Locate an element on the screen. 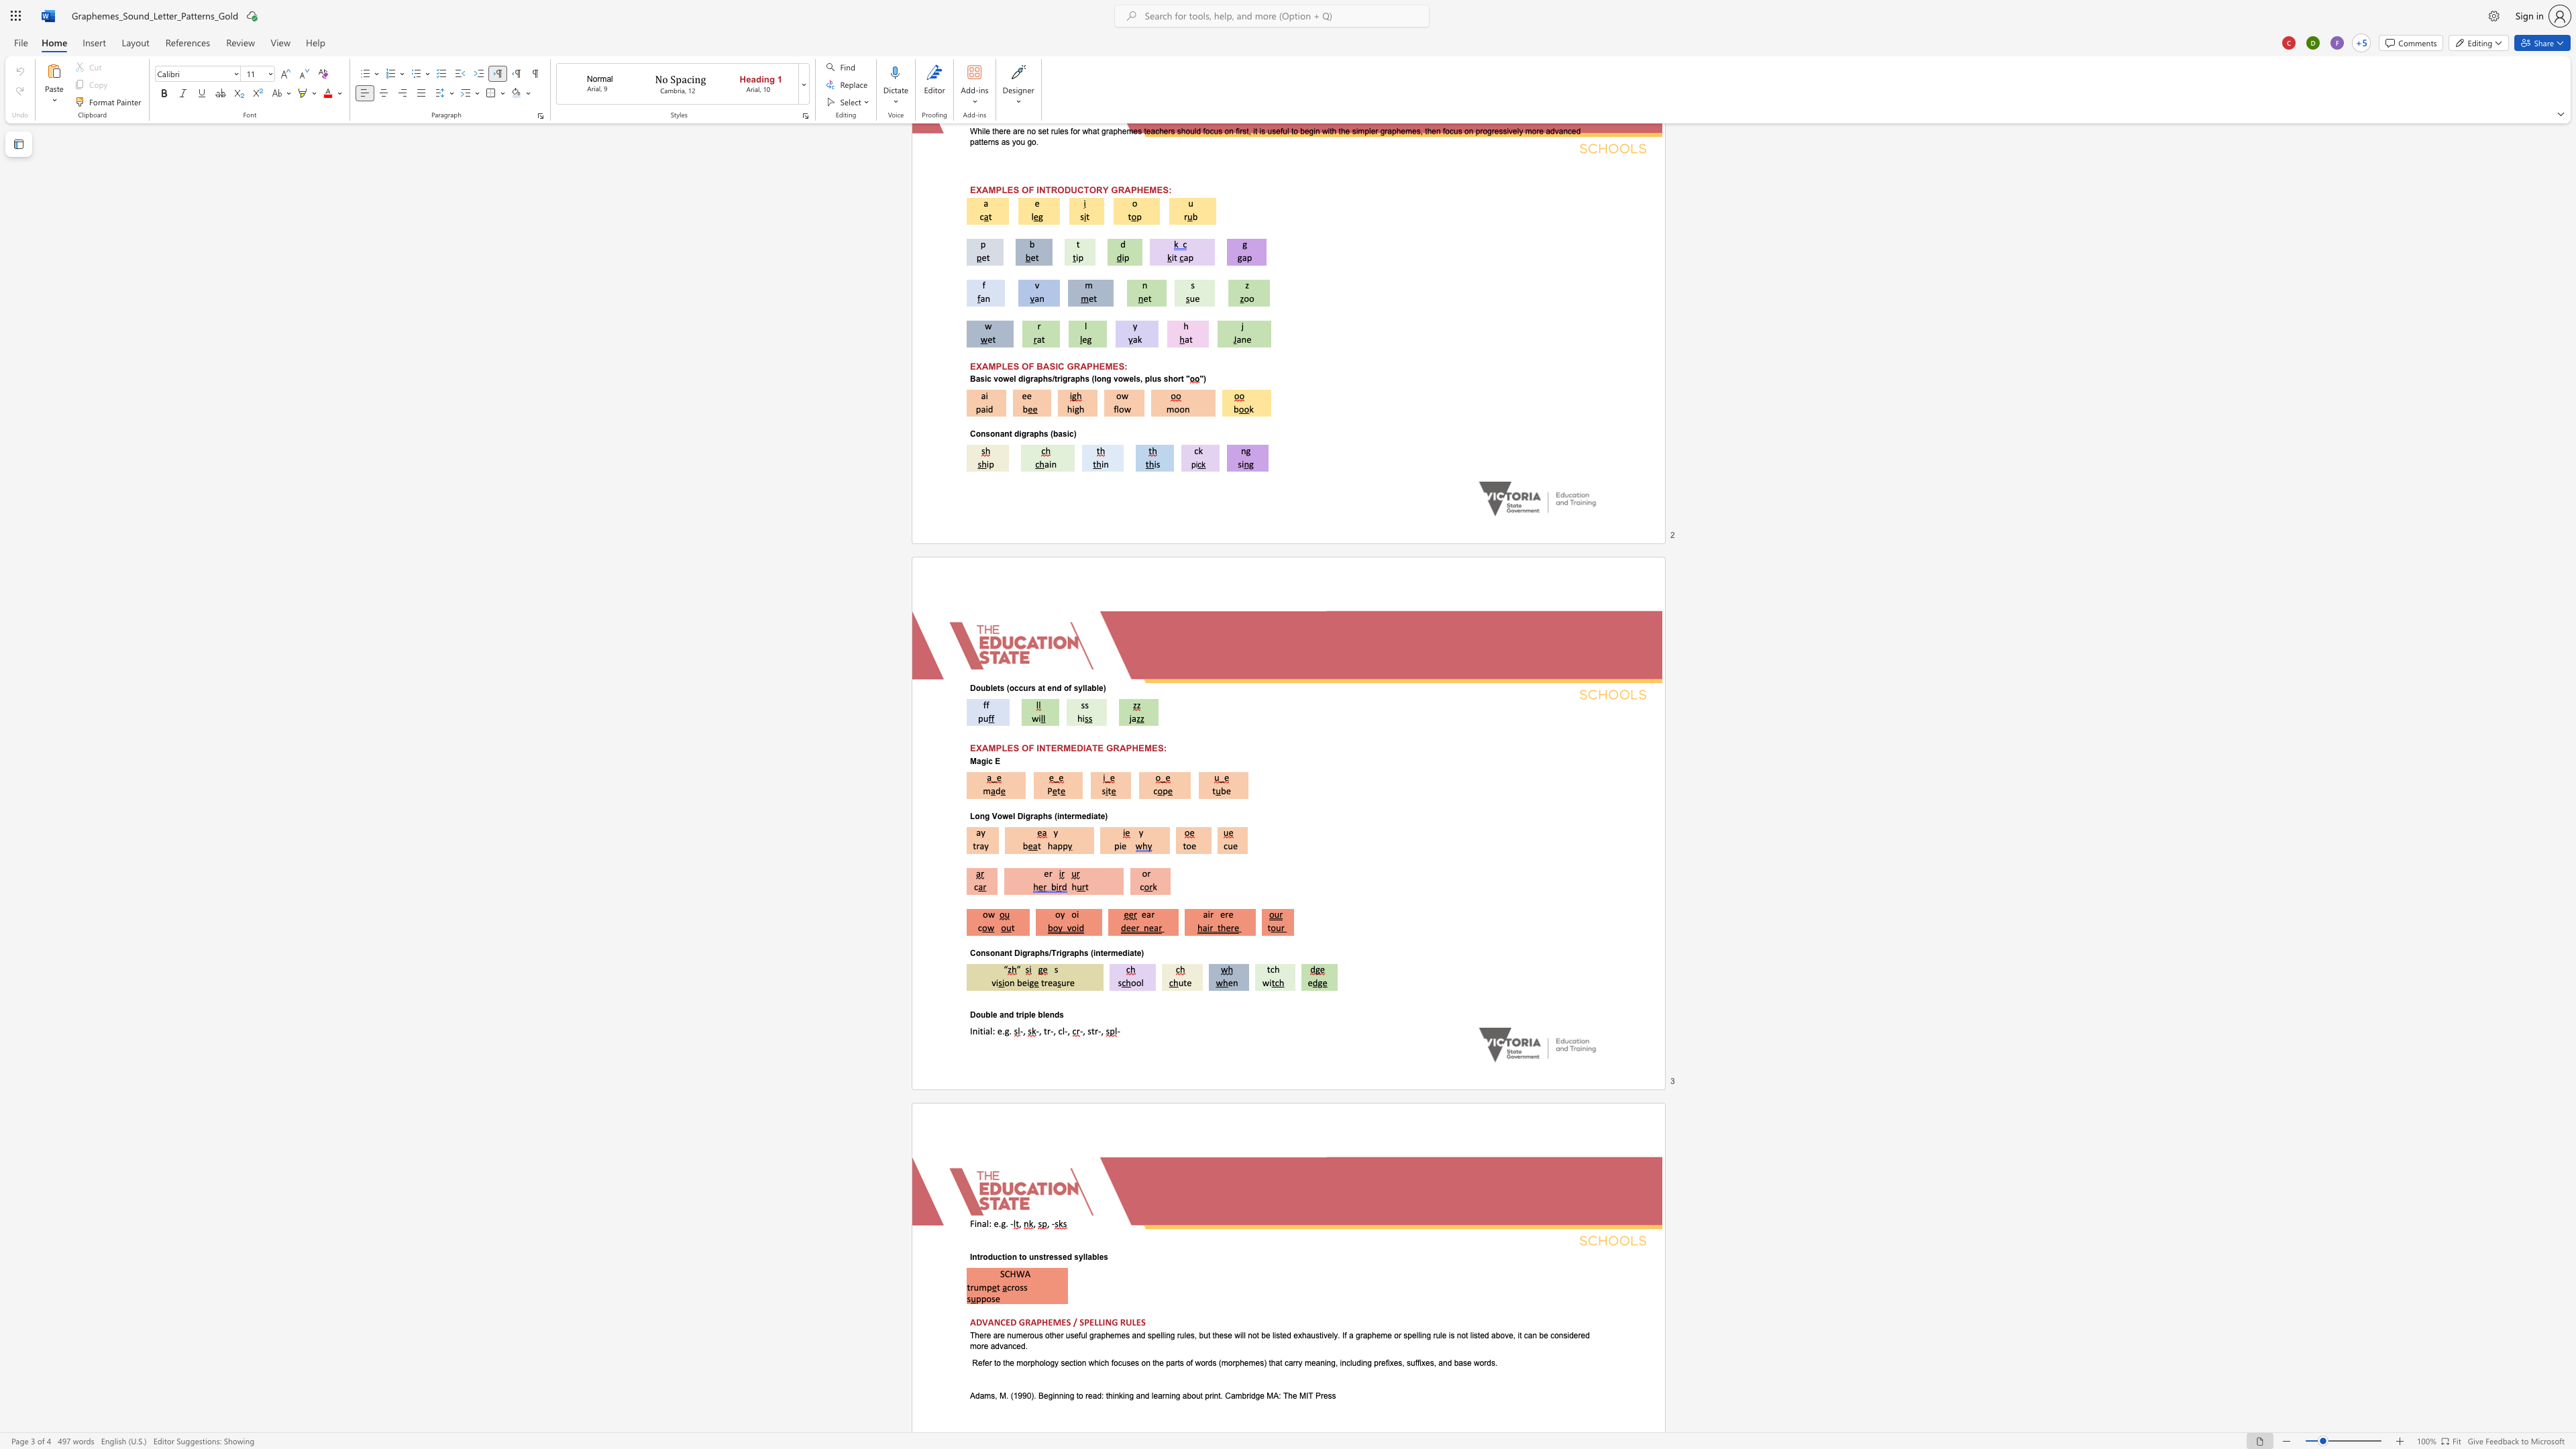  the 1th character "p" in the text is located at coordinates (1025, 1013).